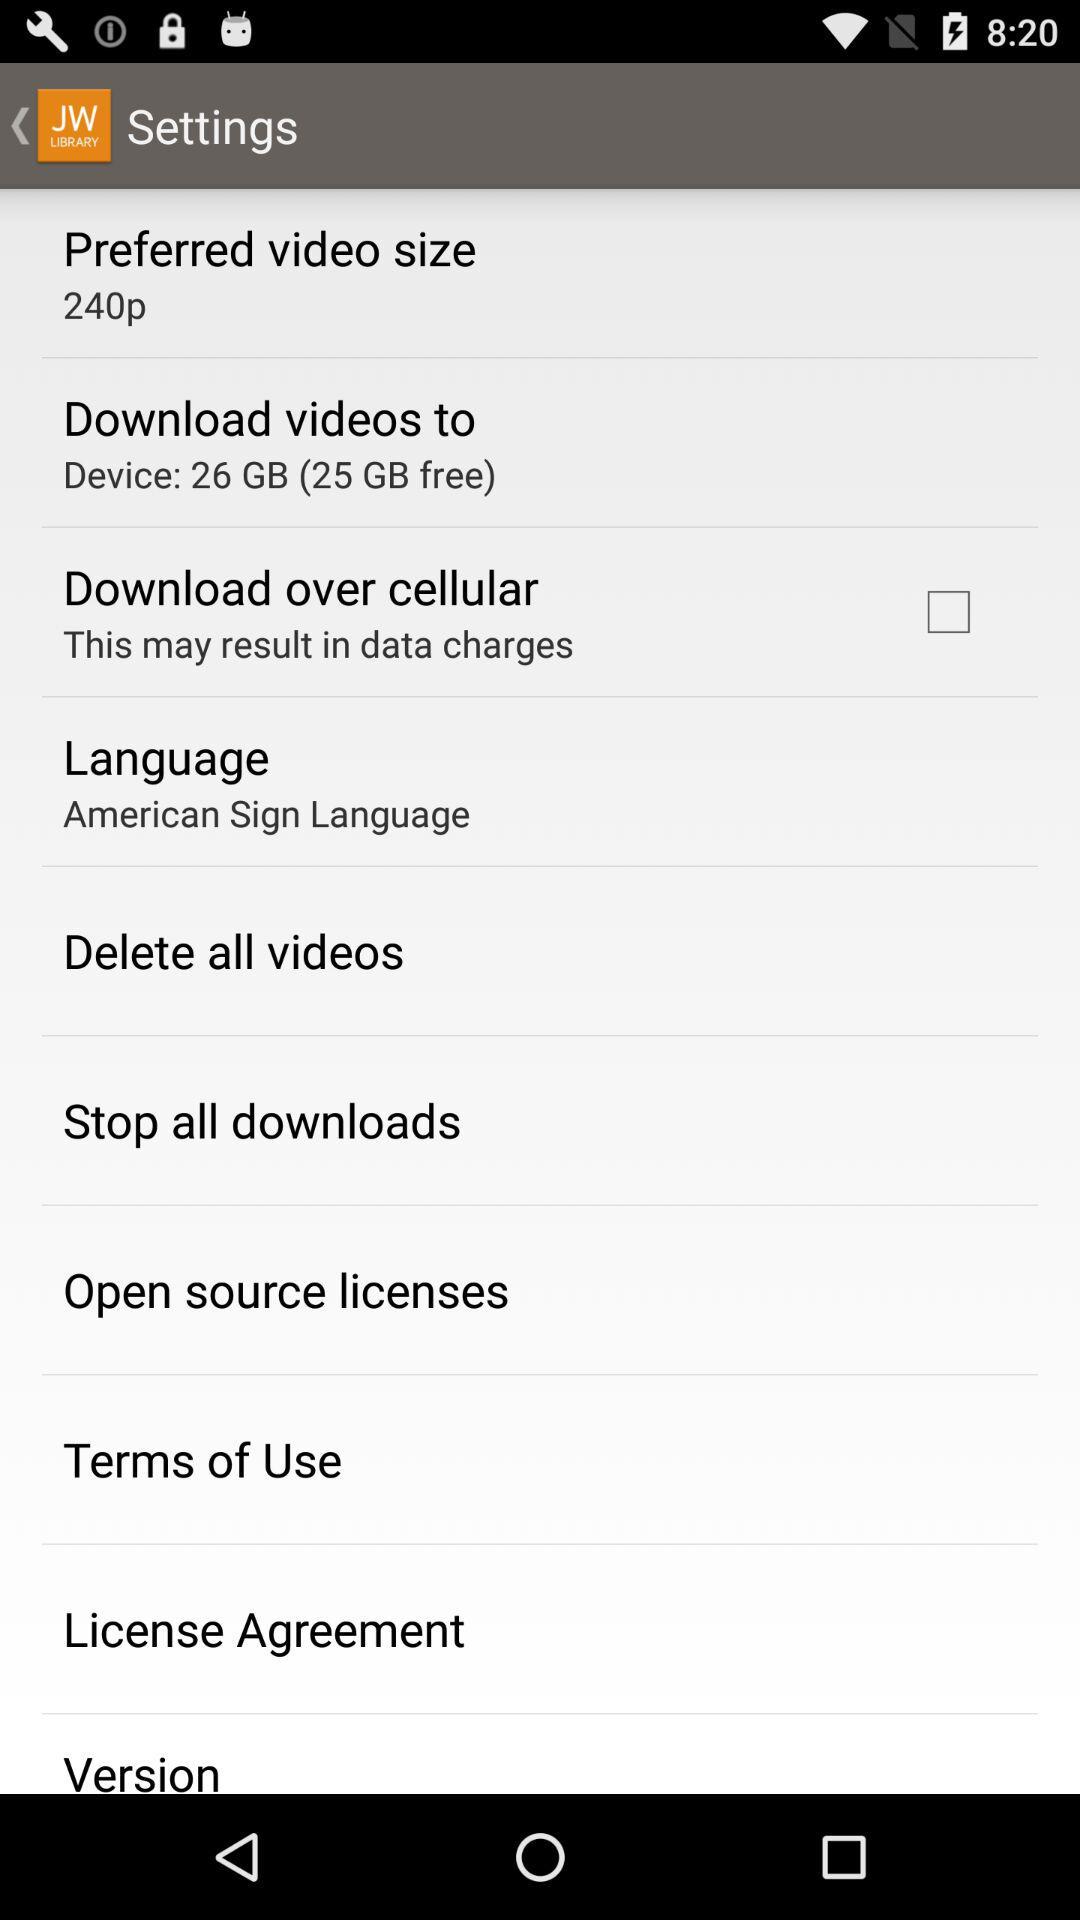  I want to click on the icon above the open source licenses item, so click(261, 1120).